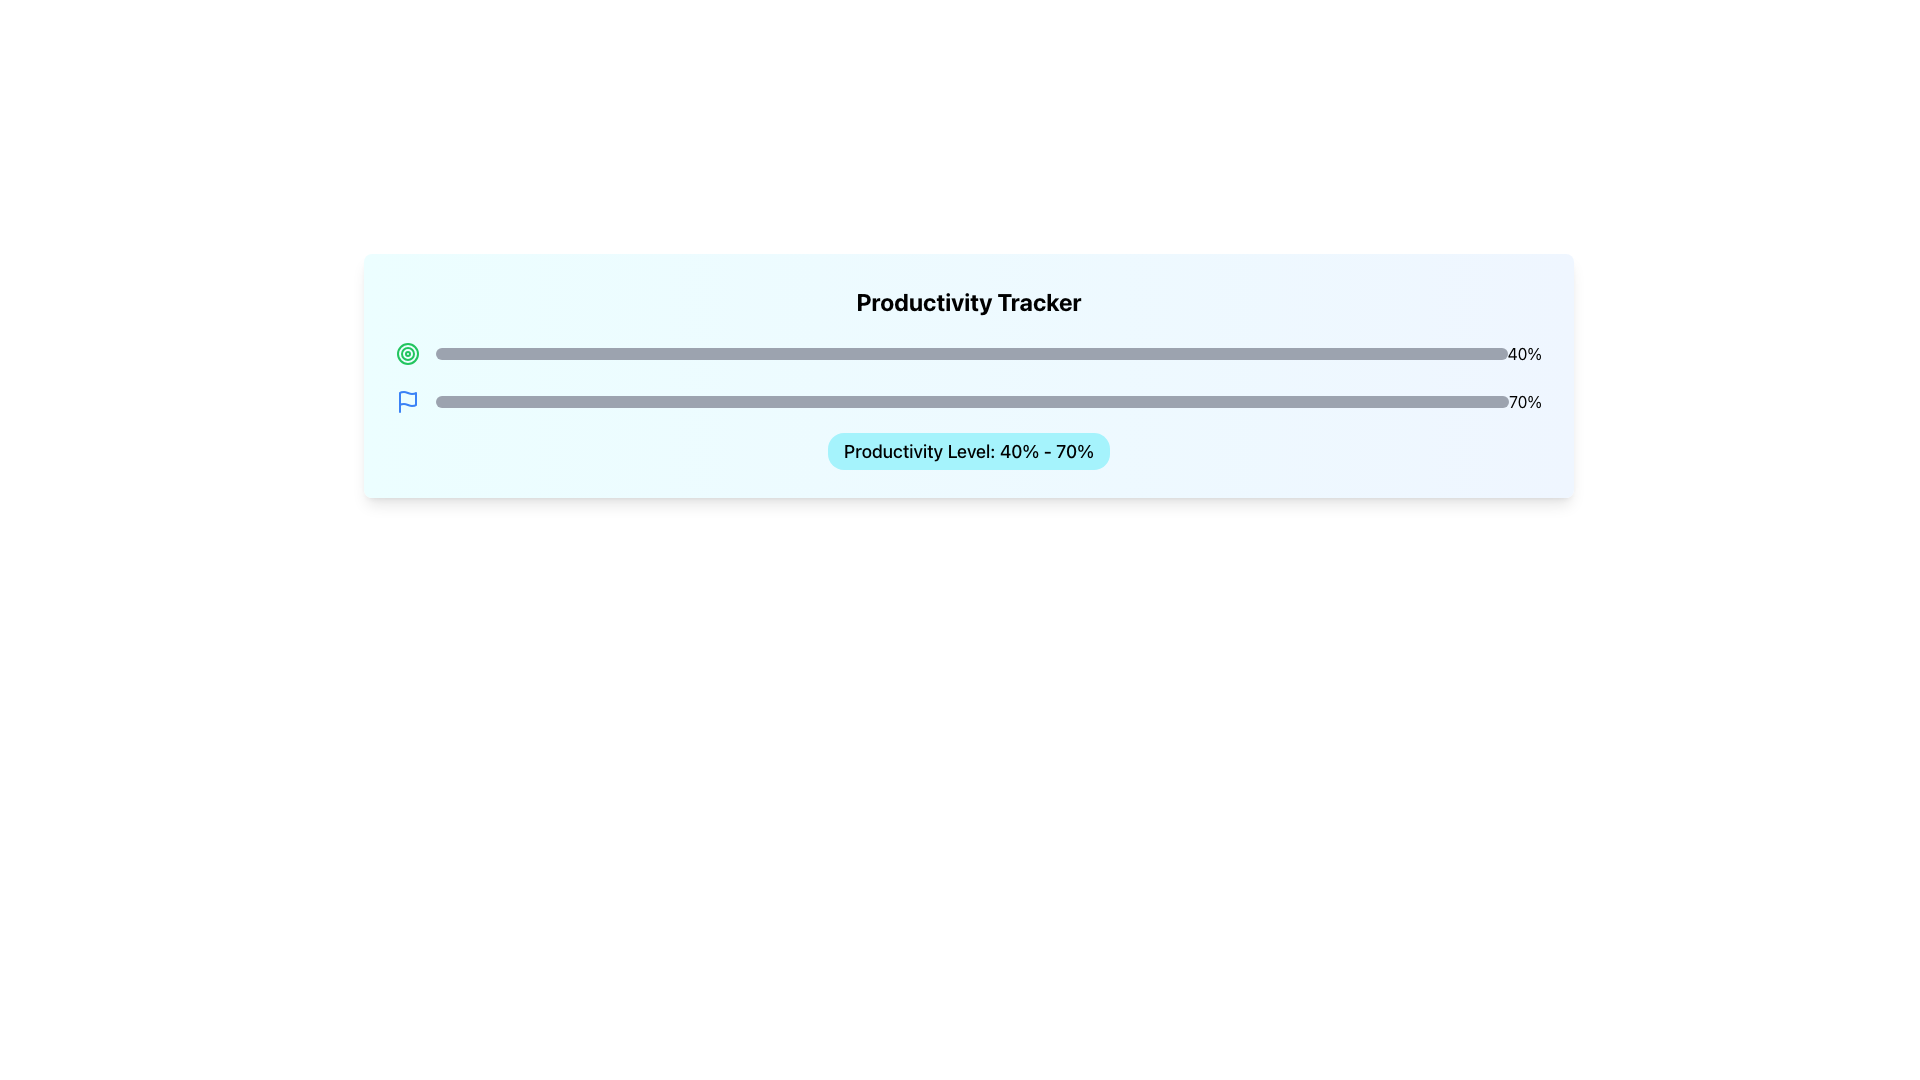 This screenshot has width=1920, height=1080. I want to click on the productivity level slider, so click(1186, 353).